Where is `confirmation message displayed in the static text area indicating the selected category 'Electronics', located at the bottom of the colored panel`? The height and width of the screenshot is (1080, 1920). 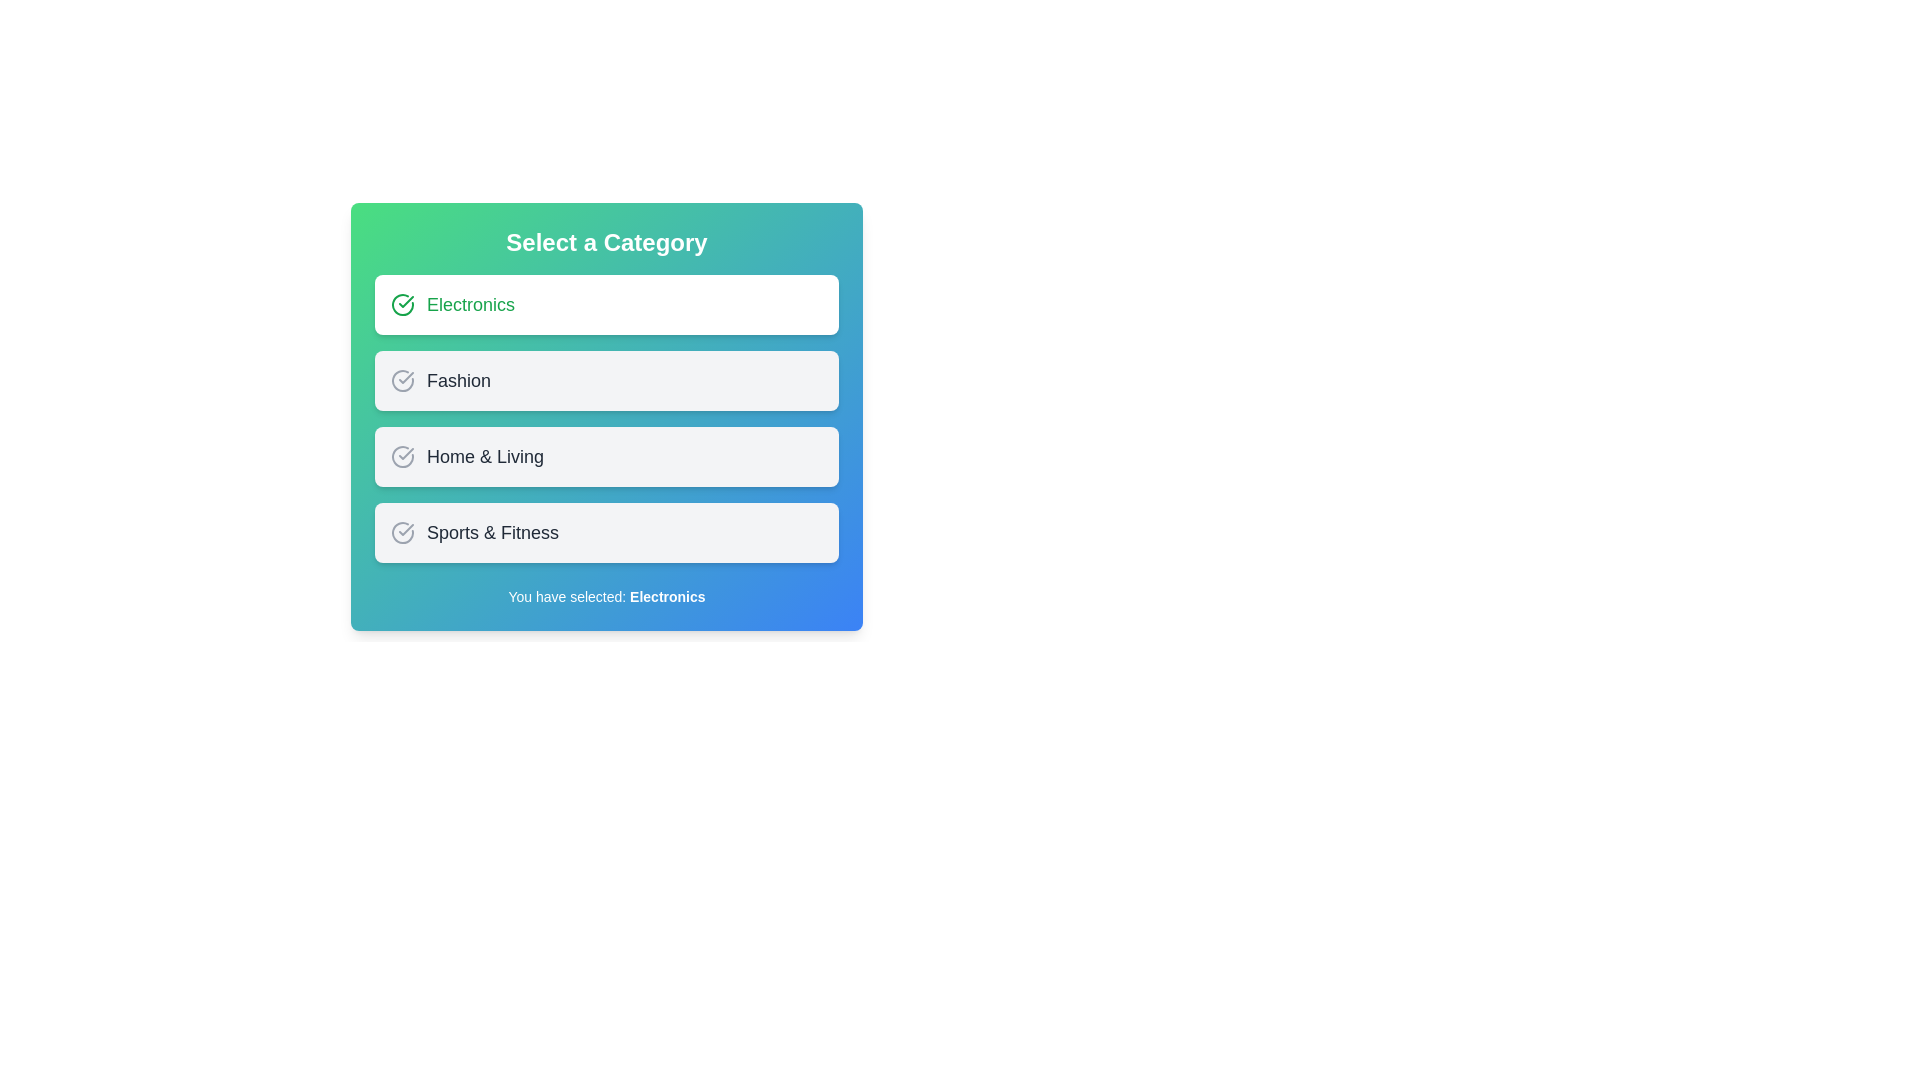
confirmation message displayed in the static text area indicating the selected category 'Electronics', located at the bottom of the colored panel is located at coordinates (605, 596).